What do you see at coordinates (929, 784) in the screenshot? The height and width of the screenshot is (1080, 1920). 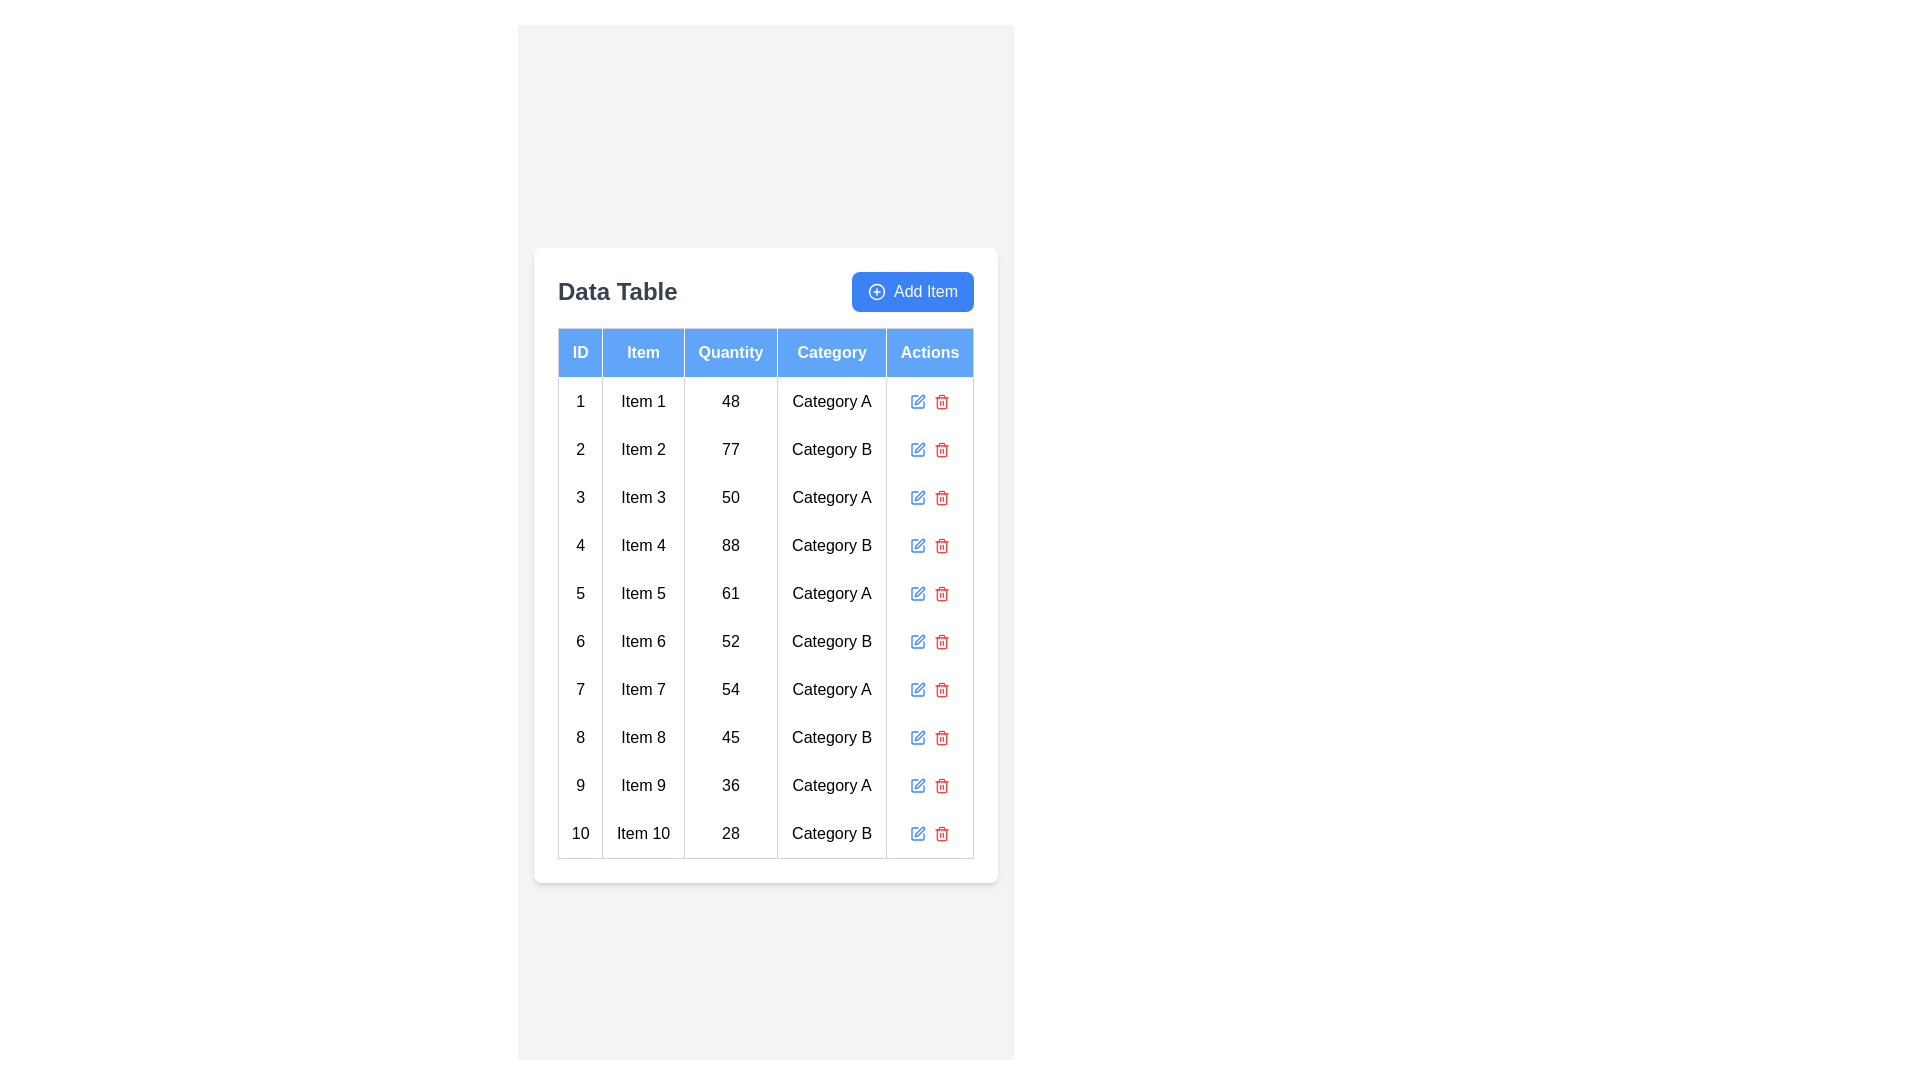 I see `the red delete icon in the actions column for the Item 9 entry` at bounding box center [929, 784].